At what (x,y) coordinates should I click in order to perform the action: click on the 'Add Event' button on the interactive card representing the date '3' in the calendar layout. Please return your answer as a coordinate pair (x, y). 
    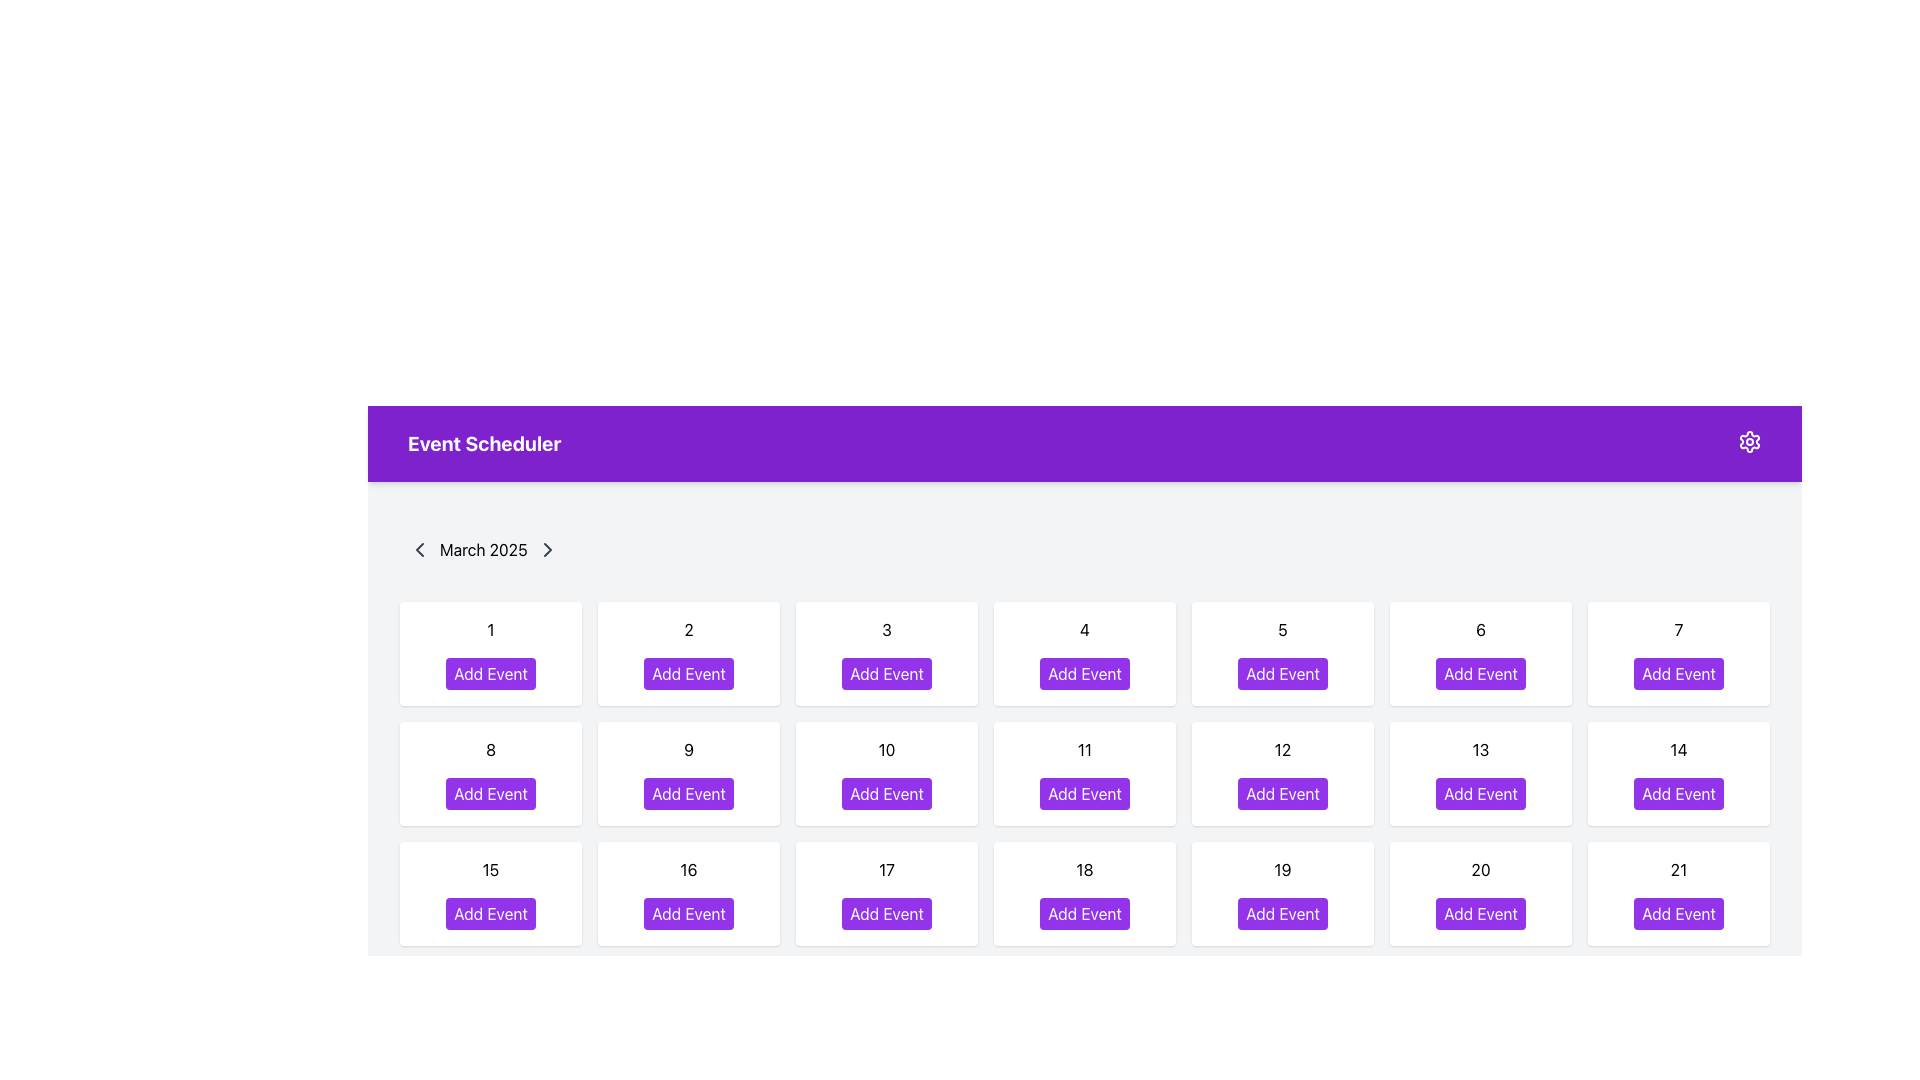
    Looking at the image, I should click on (886, 654).